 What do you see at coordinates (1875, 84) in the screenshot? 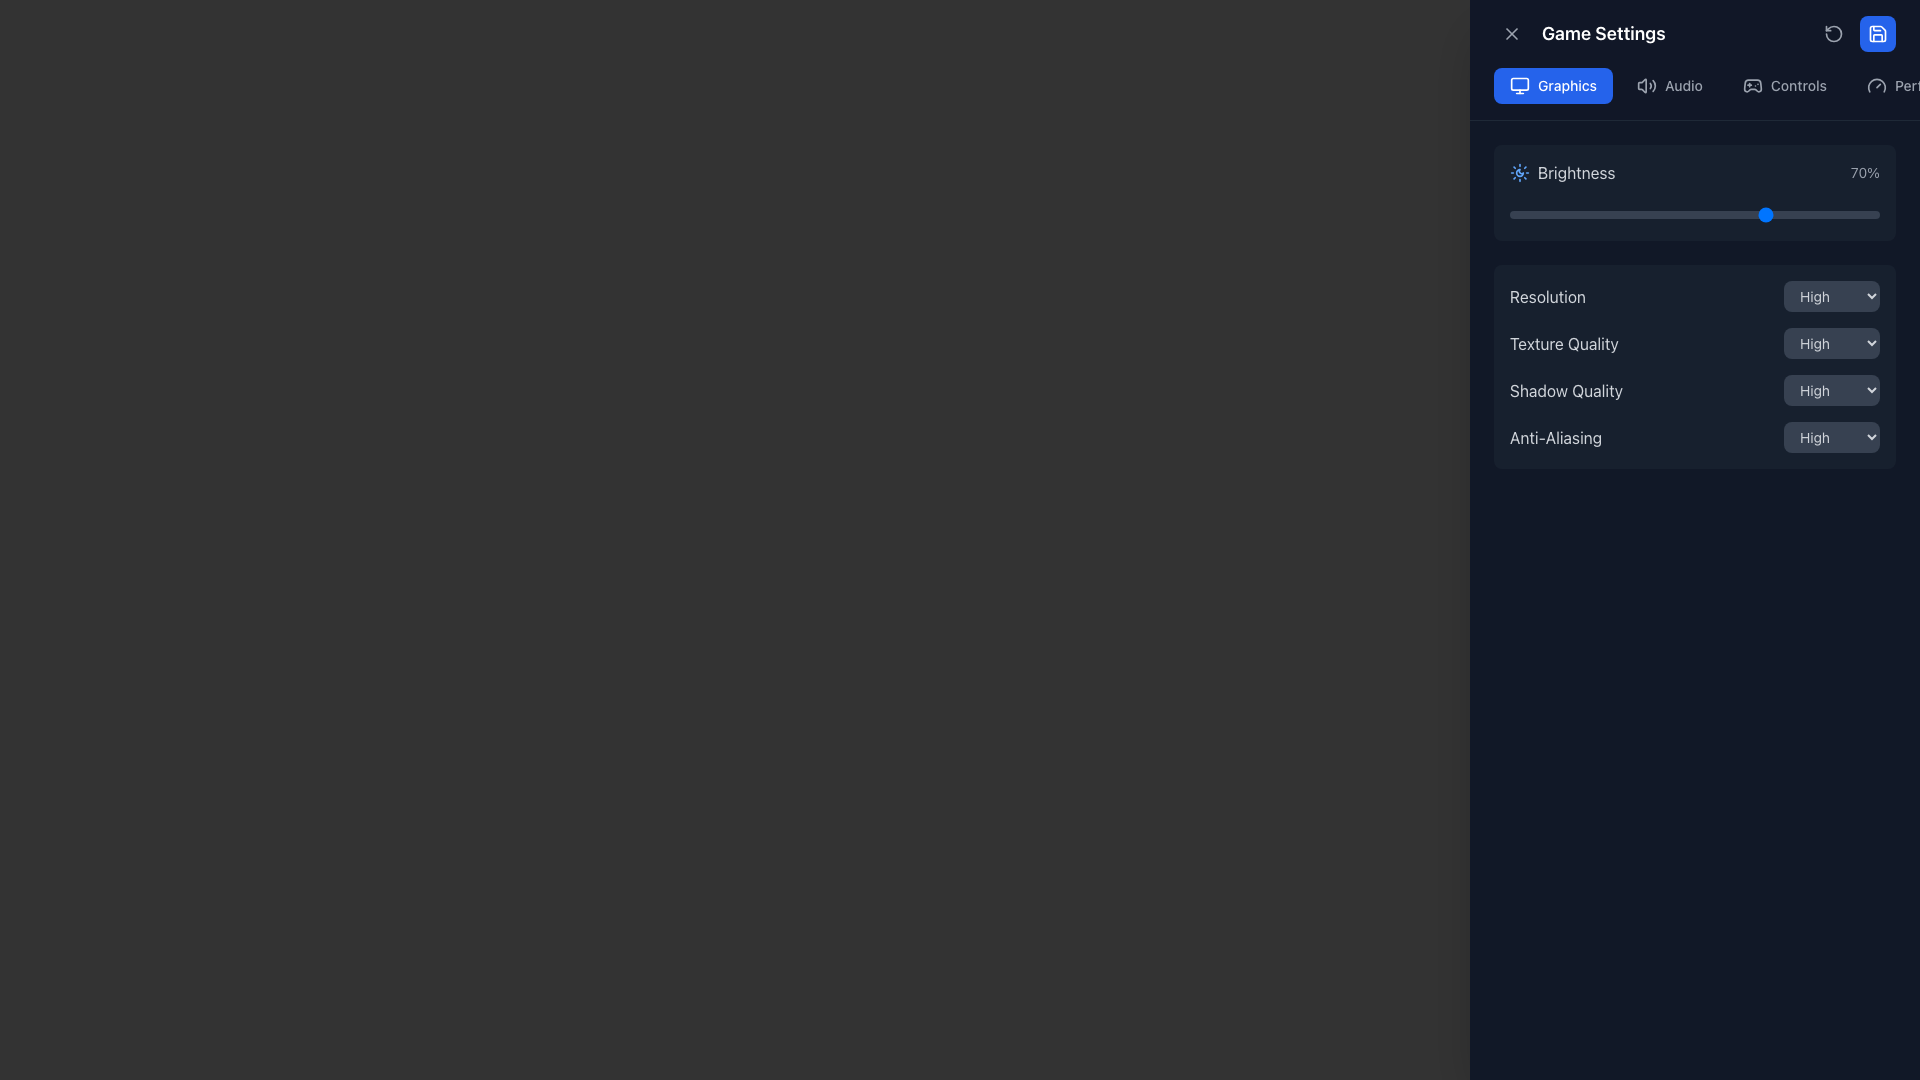
I see `the performance gauge icon in the top right section of the horizontal menu bar` at bounding box center [1875, 84].